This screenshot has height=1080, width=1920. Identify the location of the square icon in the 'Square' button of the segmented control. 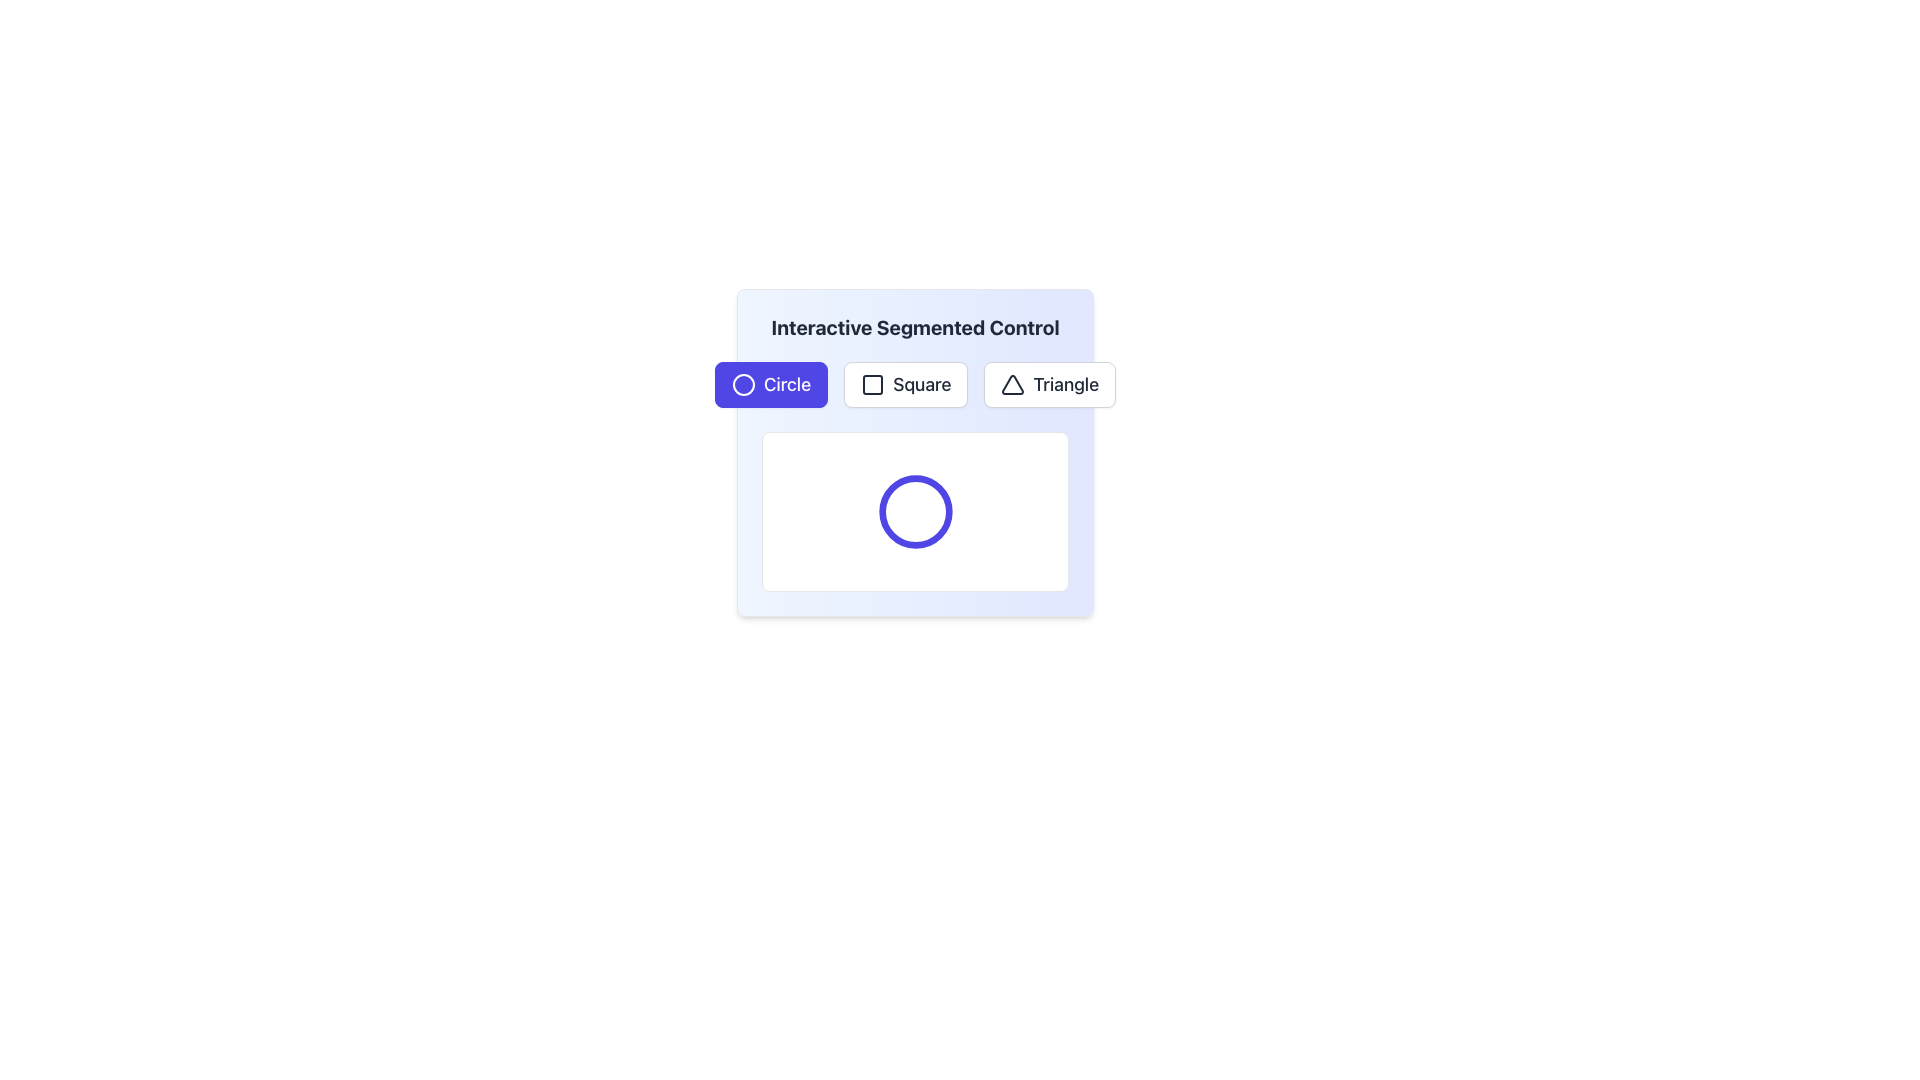
(873, 385).